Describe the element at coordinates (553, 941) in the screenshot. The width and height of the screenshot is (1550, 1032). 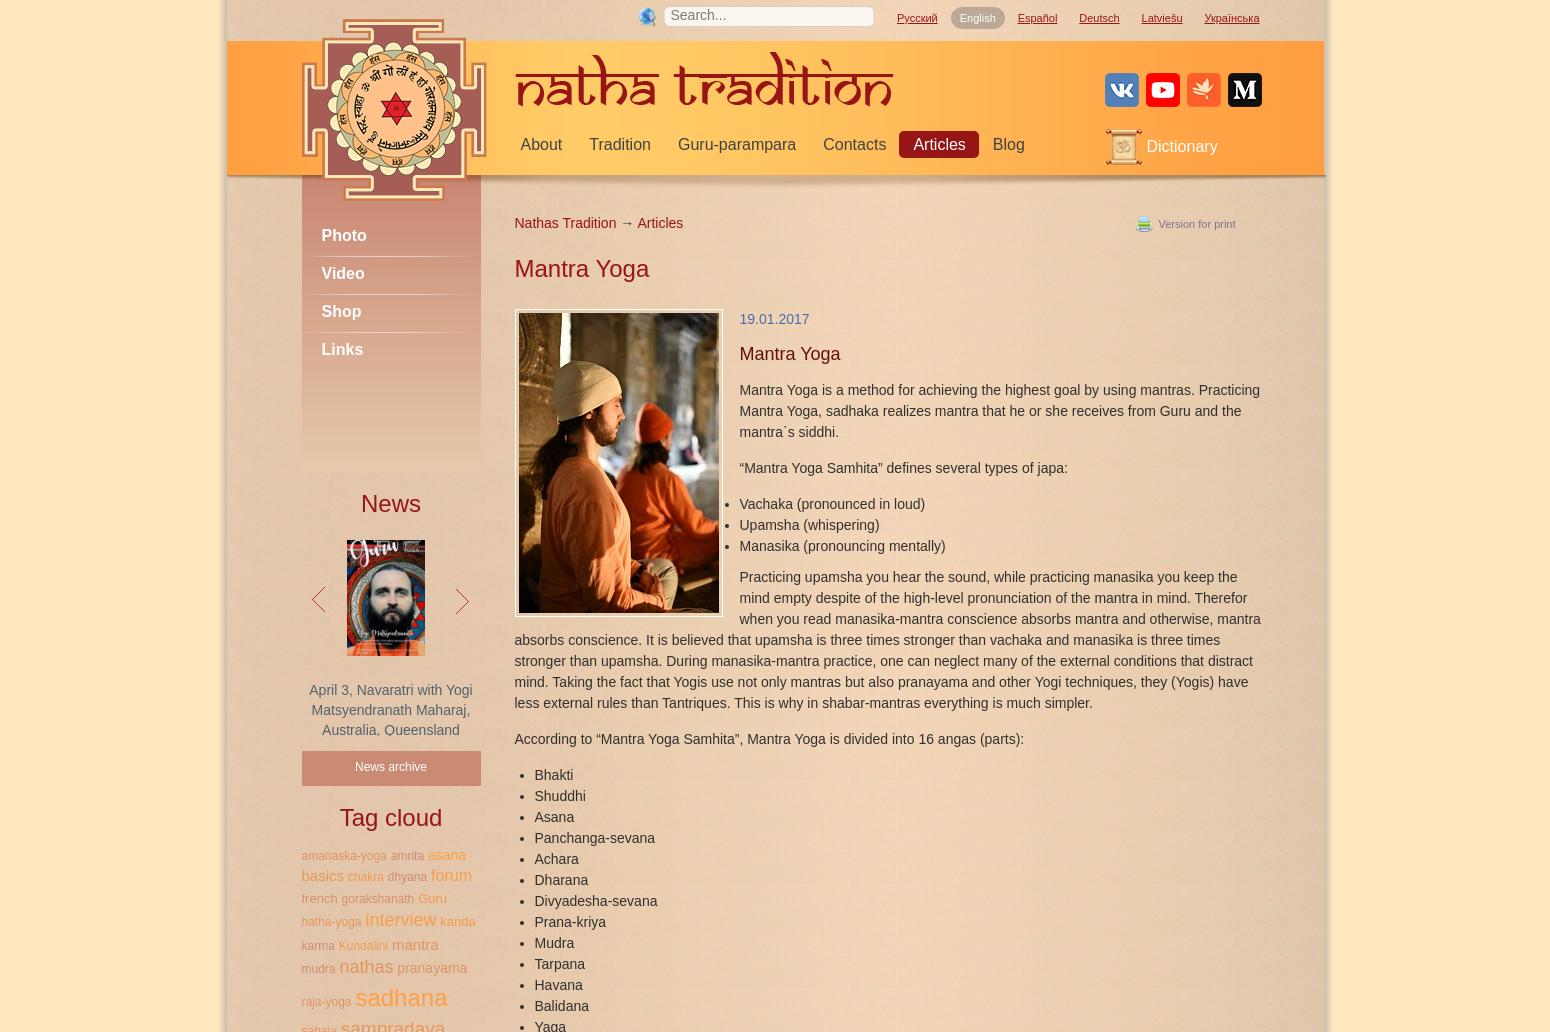
I see `'Mudra'` at that location.